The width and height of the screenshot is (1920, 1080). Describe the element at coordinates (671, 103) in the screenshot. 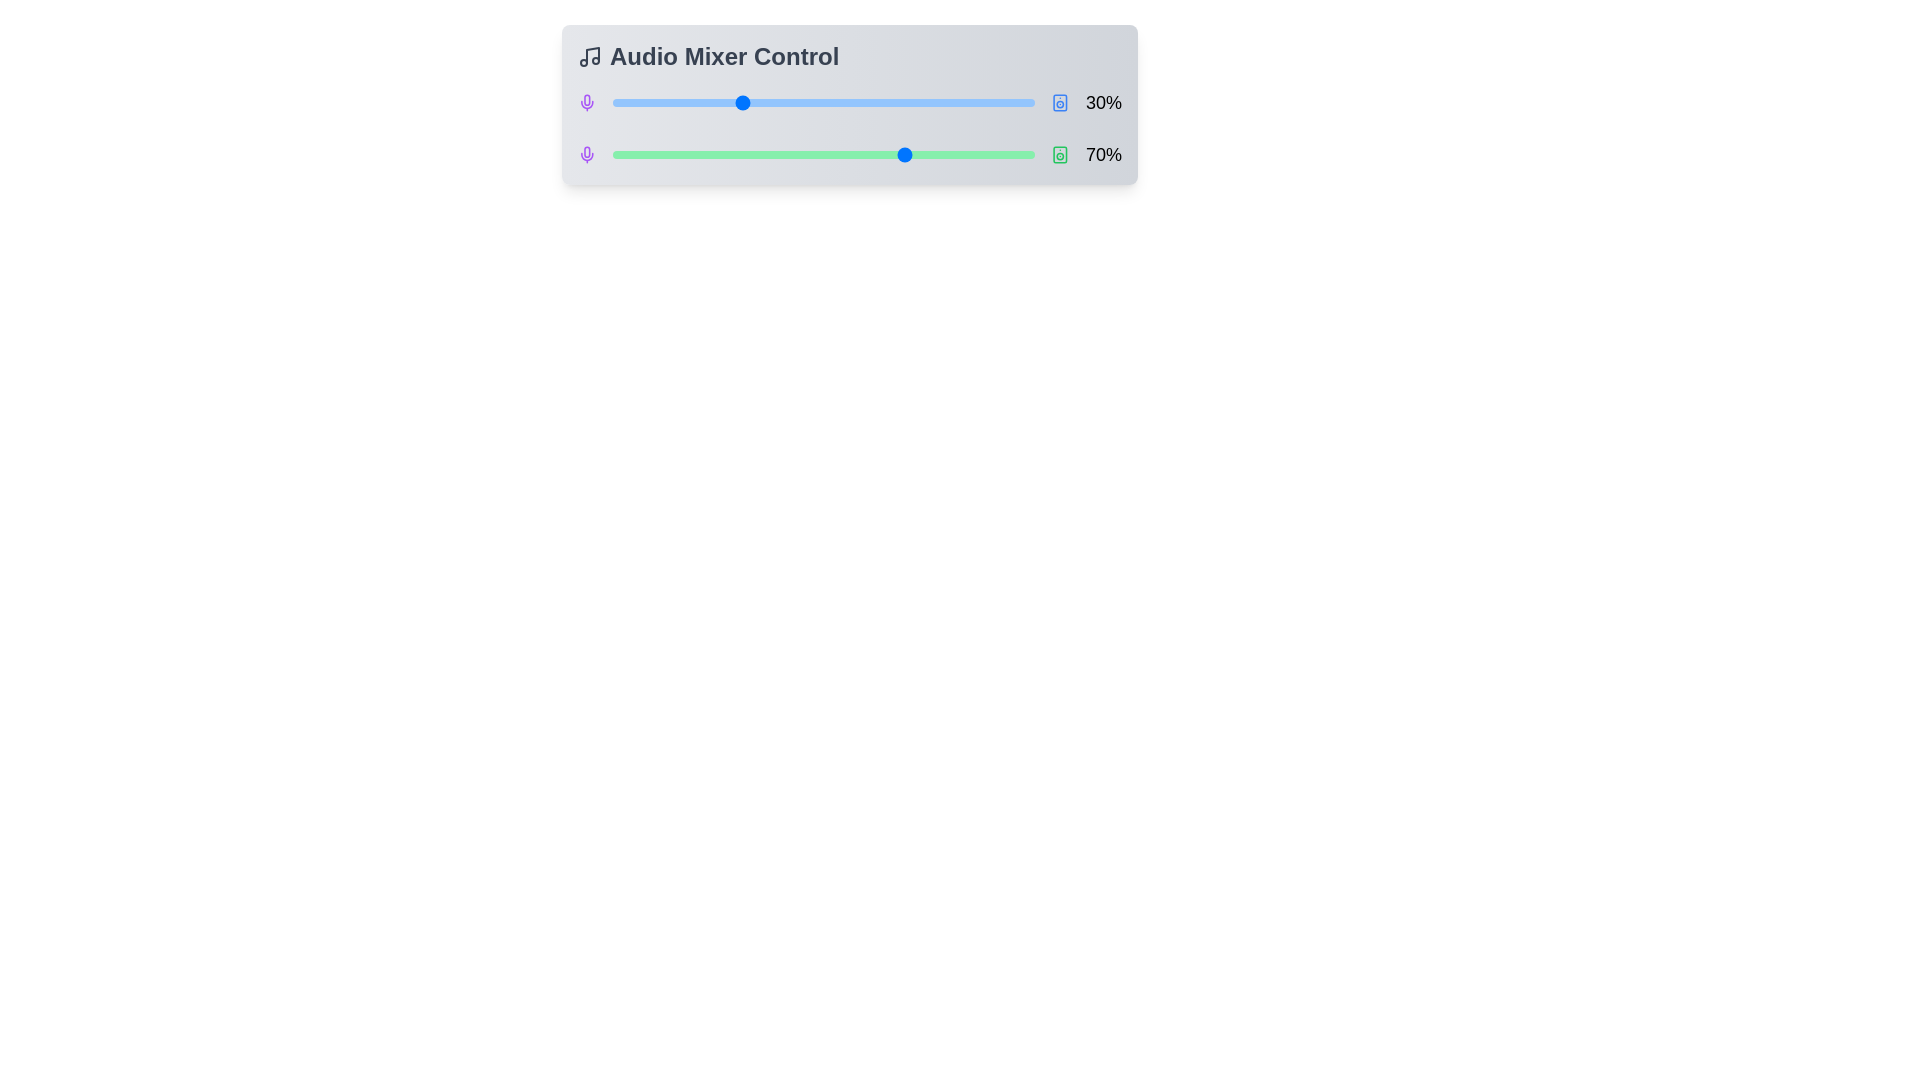

I see `the slider` at that location.